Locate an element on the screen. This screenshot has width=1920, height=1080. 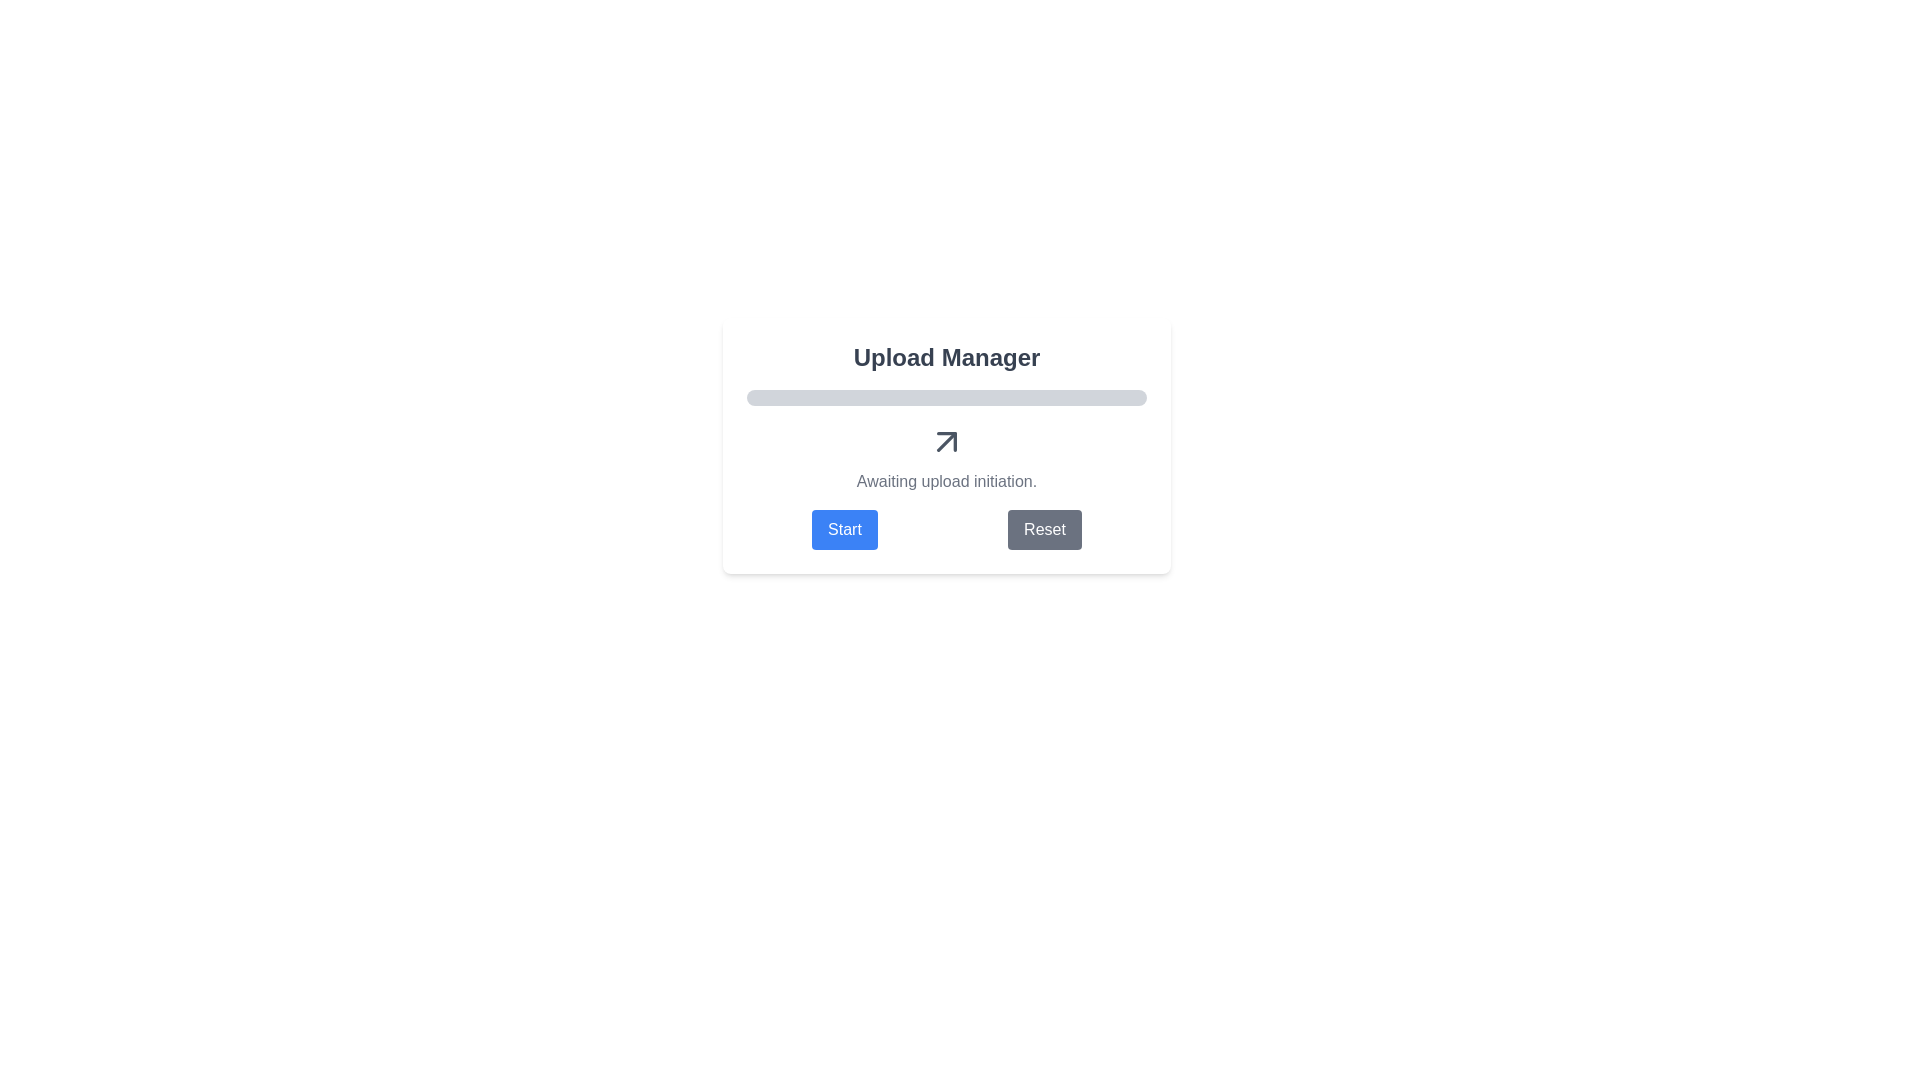
the reset button located on the lower right of the 'Upload Manager' panel is located at coordinates (1044, 528).